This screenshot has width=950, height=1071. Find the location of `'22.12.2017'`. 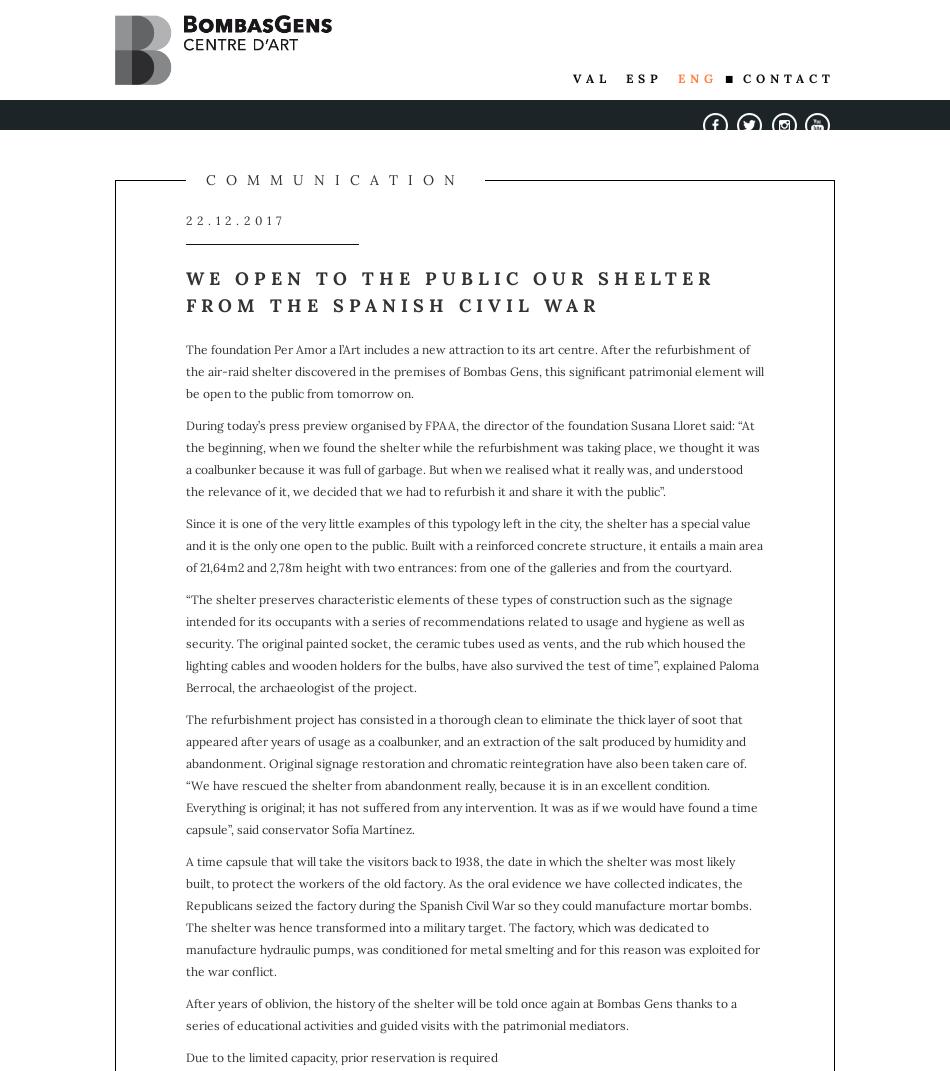

'22.12.2017' is located at coordinates (236, 219).